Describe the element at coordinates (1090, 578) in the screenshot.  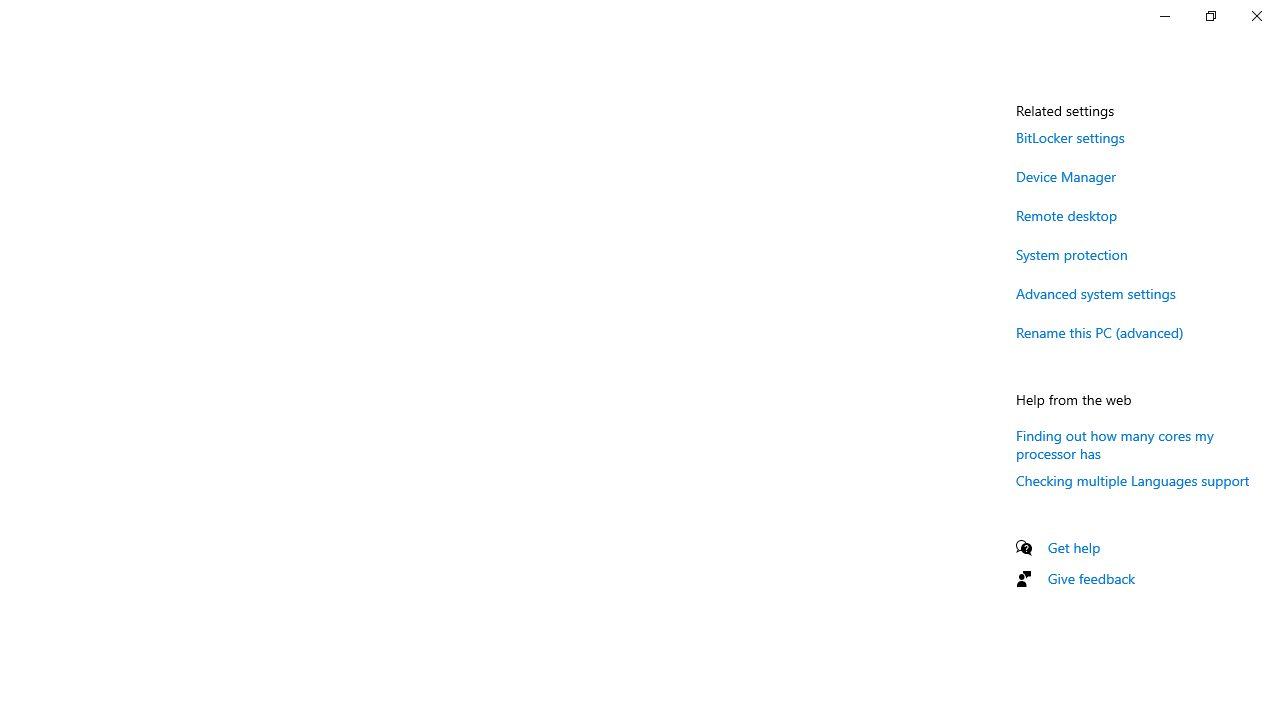
I see `'Give feedback'` at that location.